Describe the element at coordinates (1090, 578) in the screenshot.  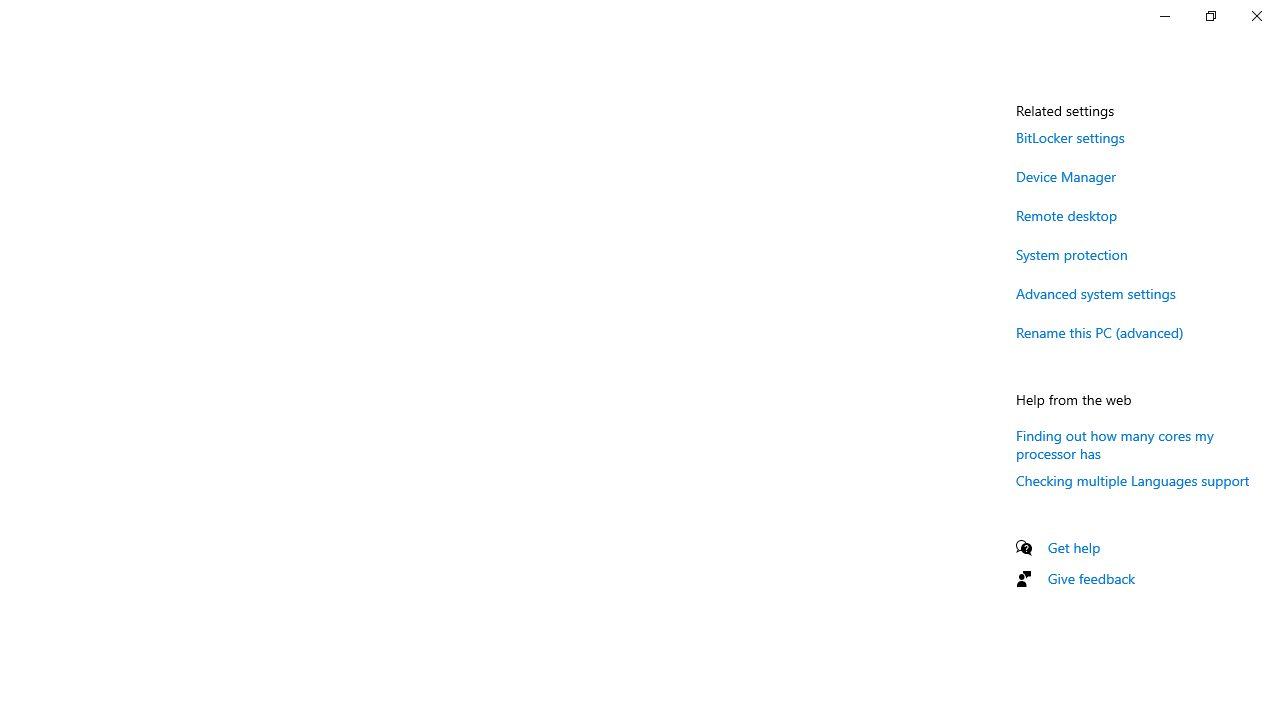
I see `'Give feedback'` at that location.